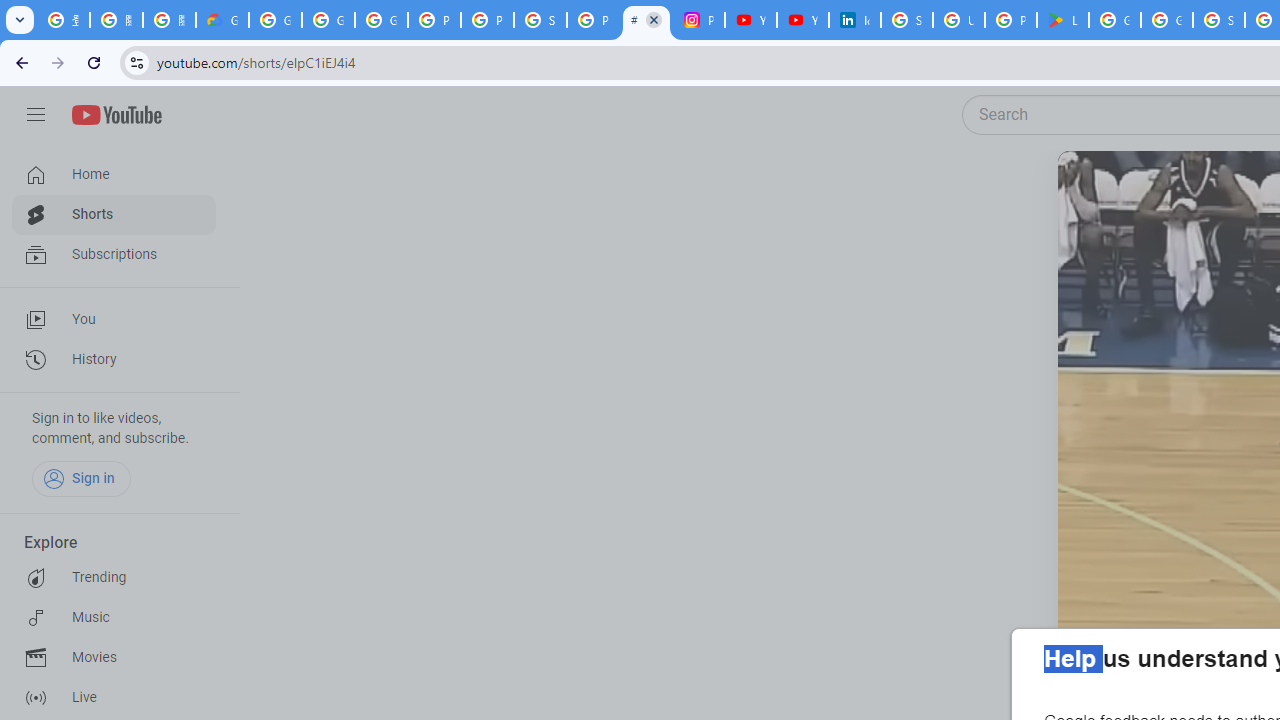 The height and width of the screenshot is (720, 1280). I want to click on 'YouTube Home', so click(115, 115).